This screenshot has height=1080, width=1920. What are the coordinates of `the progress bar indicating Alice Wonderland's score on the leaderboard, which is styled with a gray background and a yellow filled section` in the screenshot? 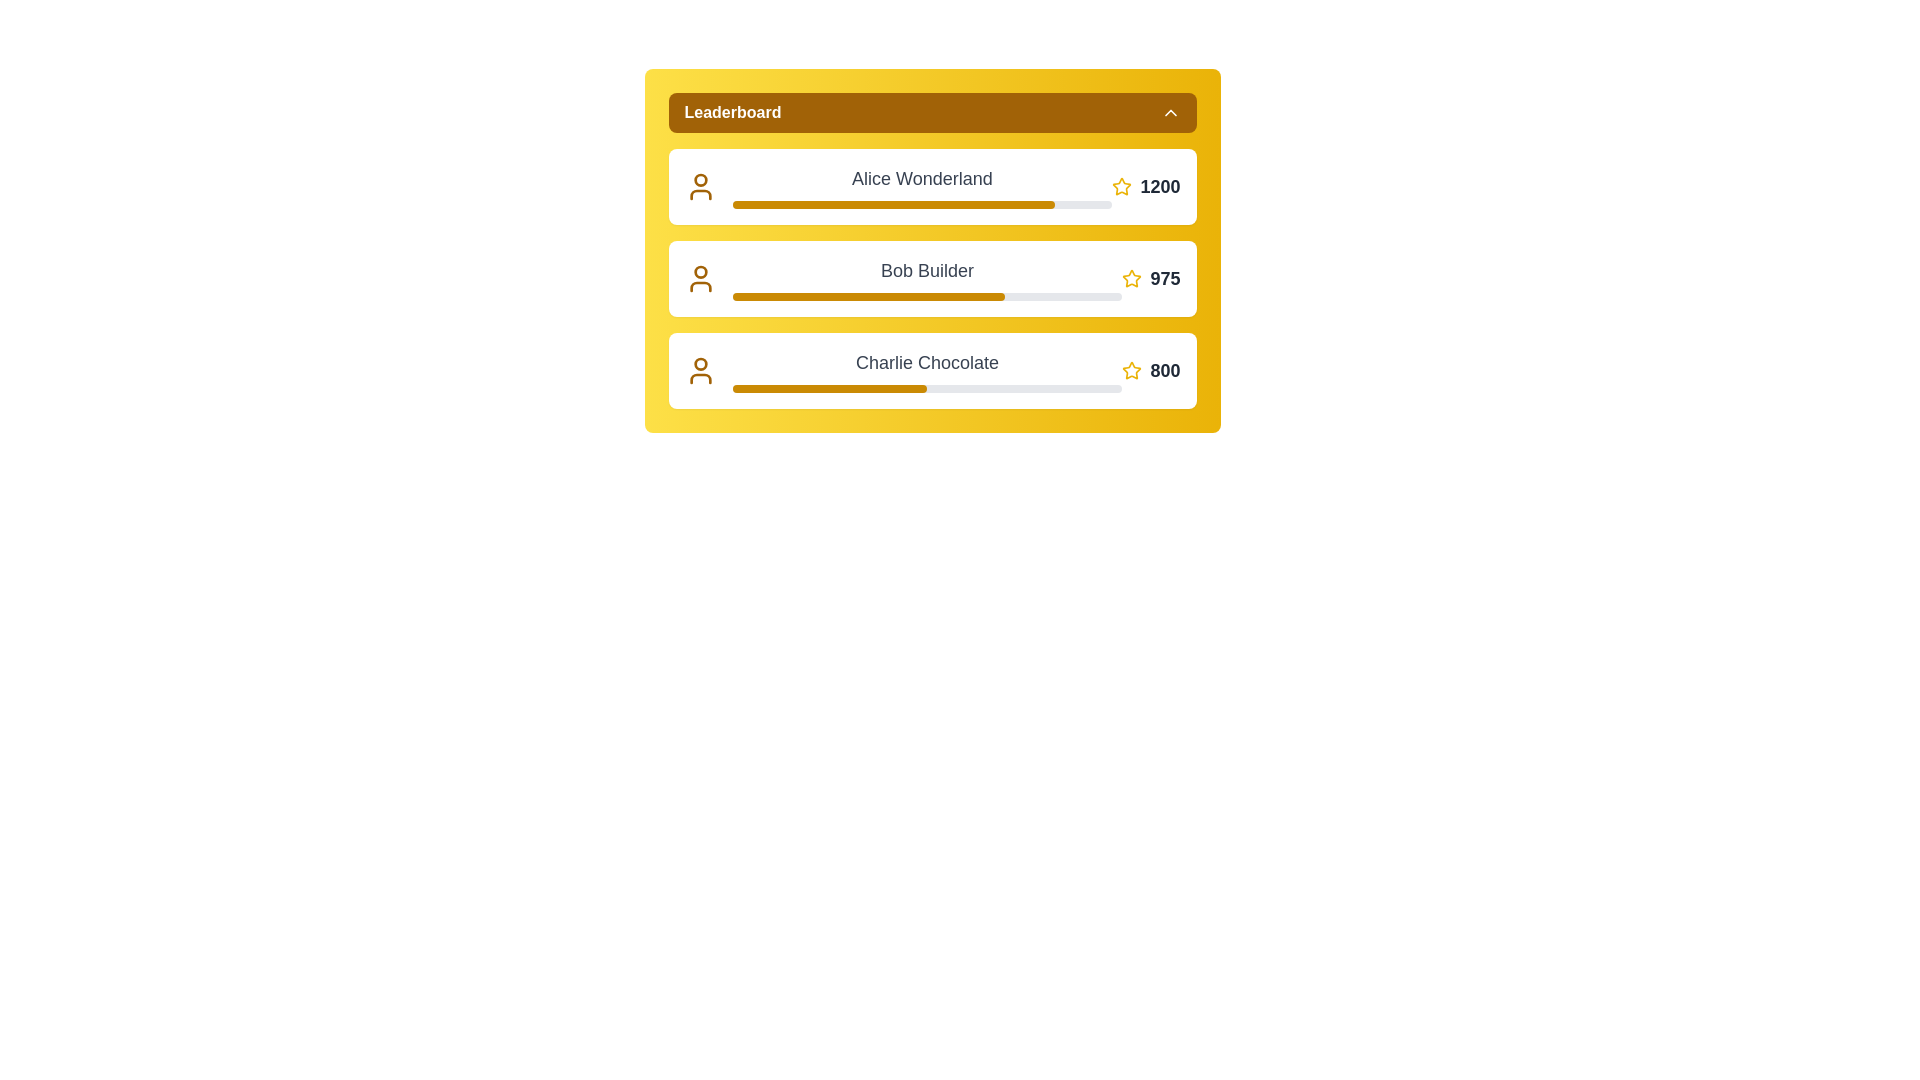 It's located at (921, 204).